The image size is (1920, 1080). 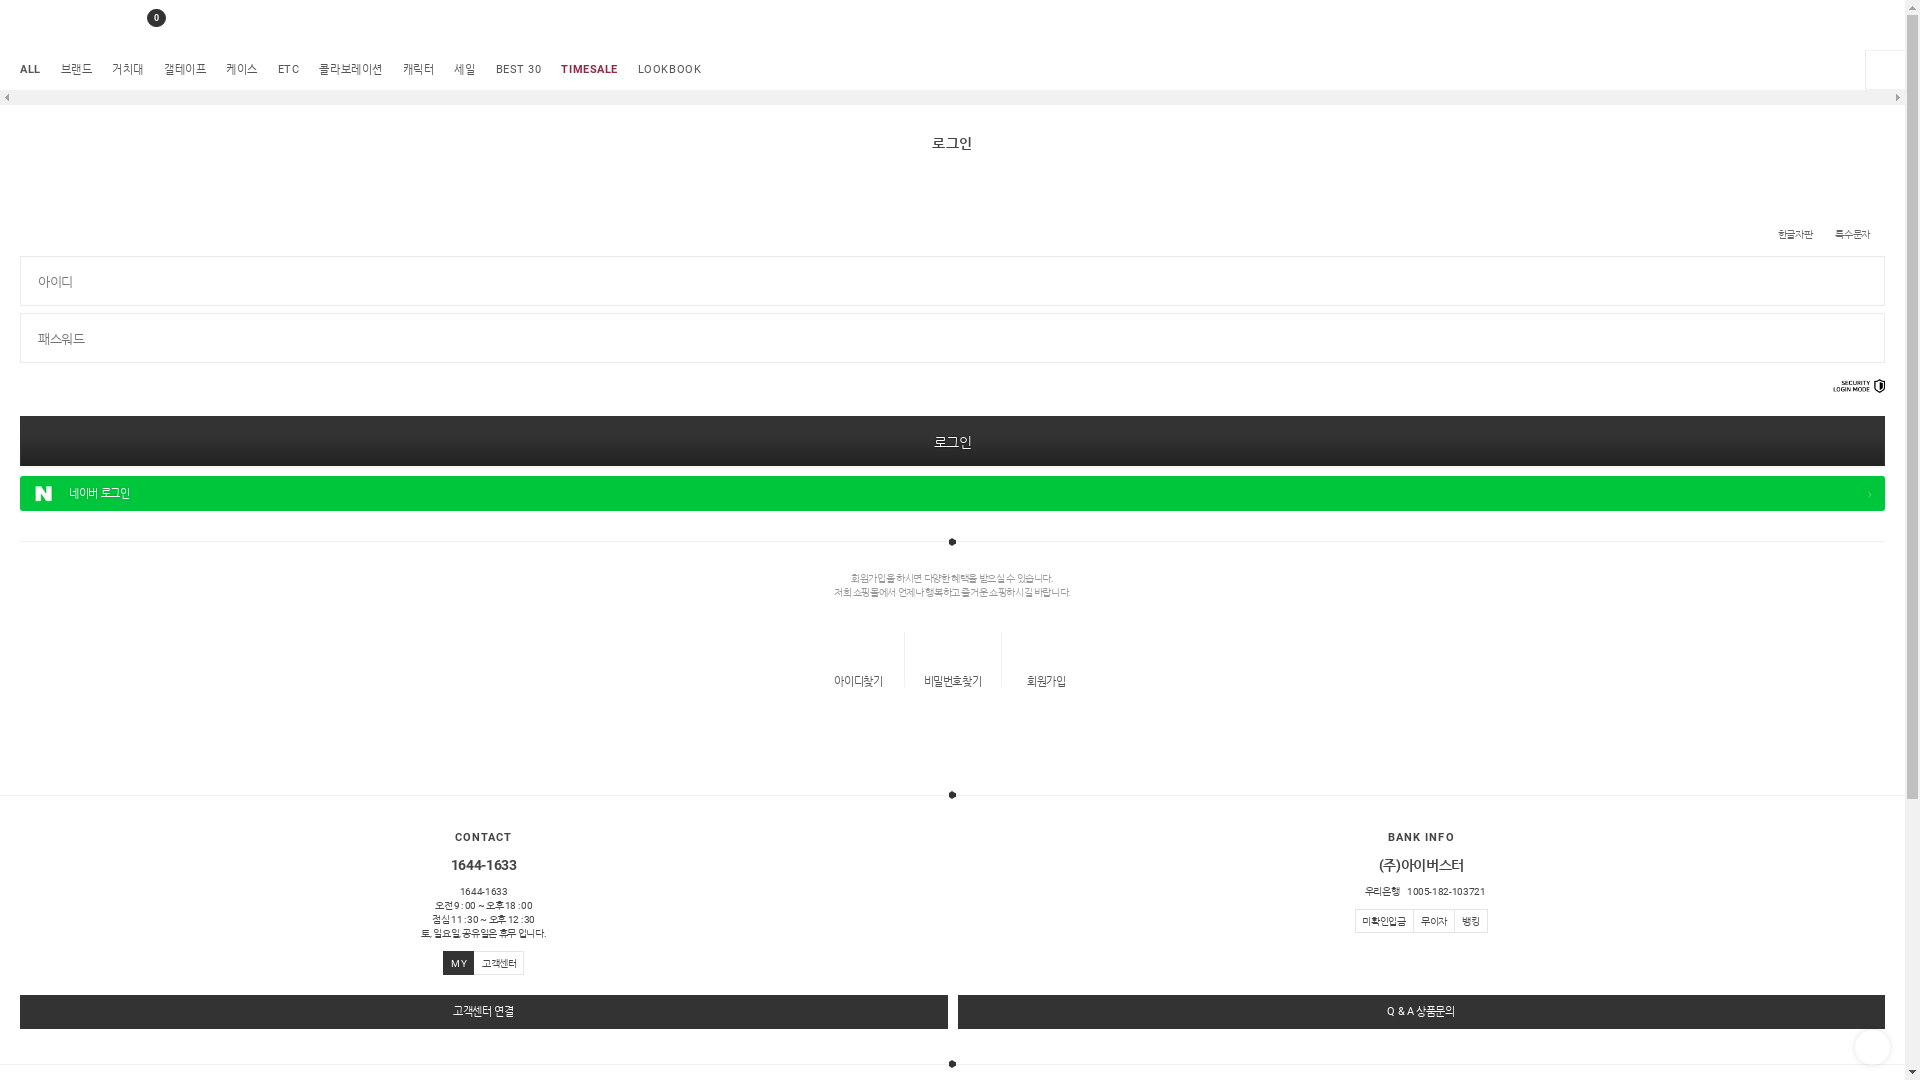 I want to click on '0', so click(x=142, y=24).